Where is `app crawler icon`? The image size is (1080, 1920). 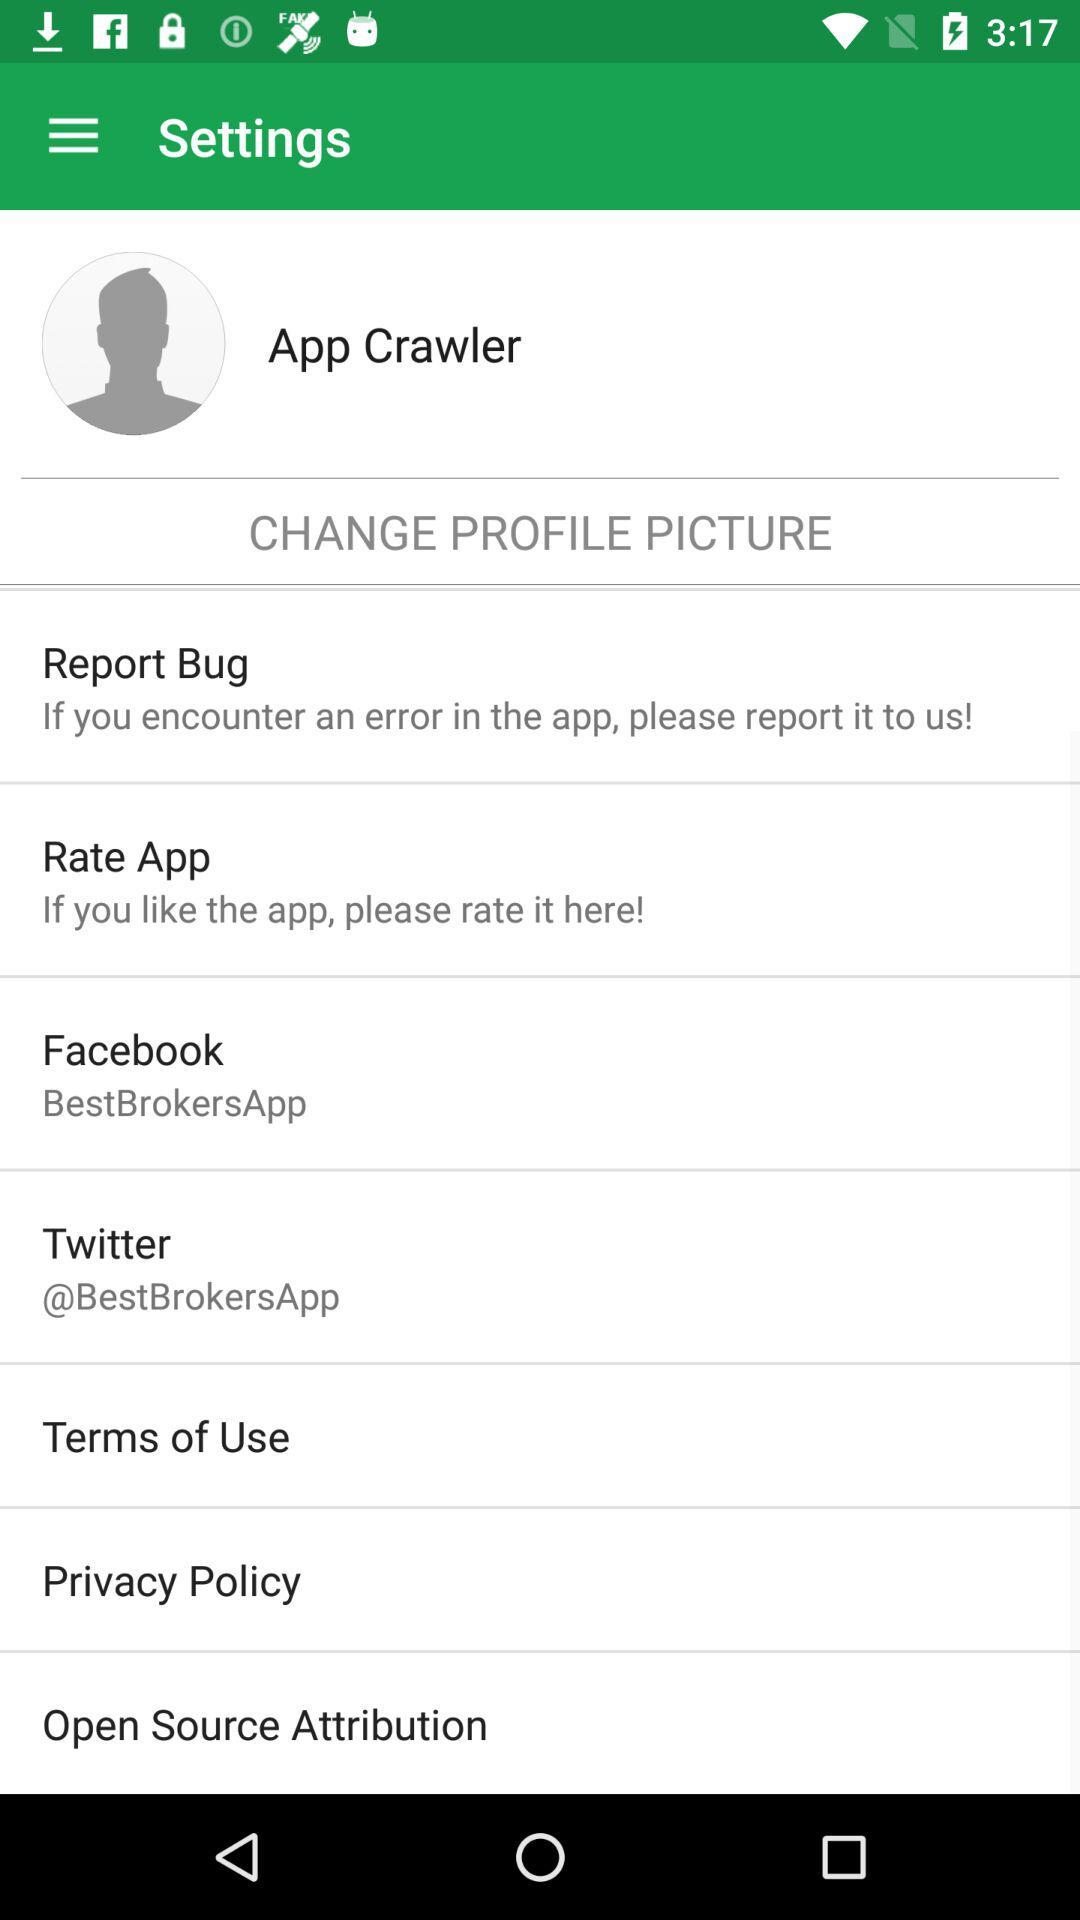 app crawler icon is located at coordinates (652, 343).